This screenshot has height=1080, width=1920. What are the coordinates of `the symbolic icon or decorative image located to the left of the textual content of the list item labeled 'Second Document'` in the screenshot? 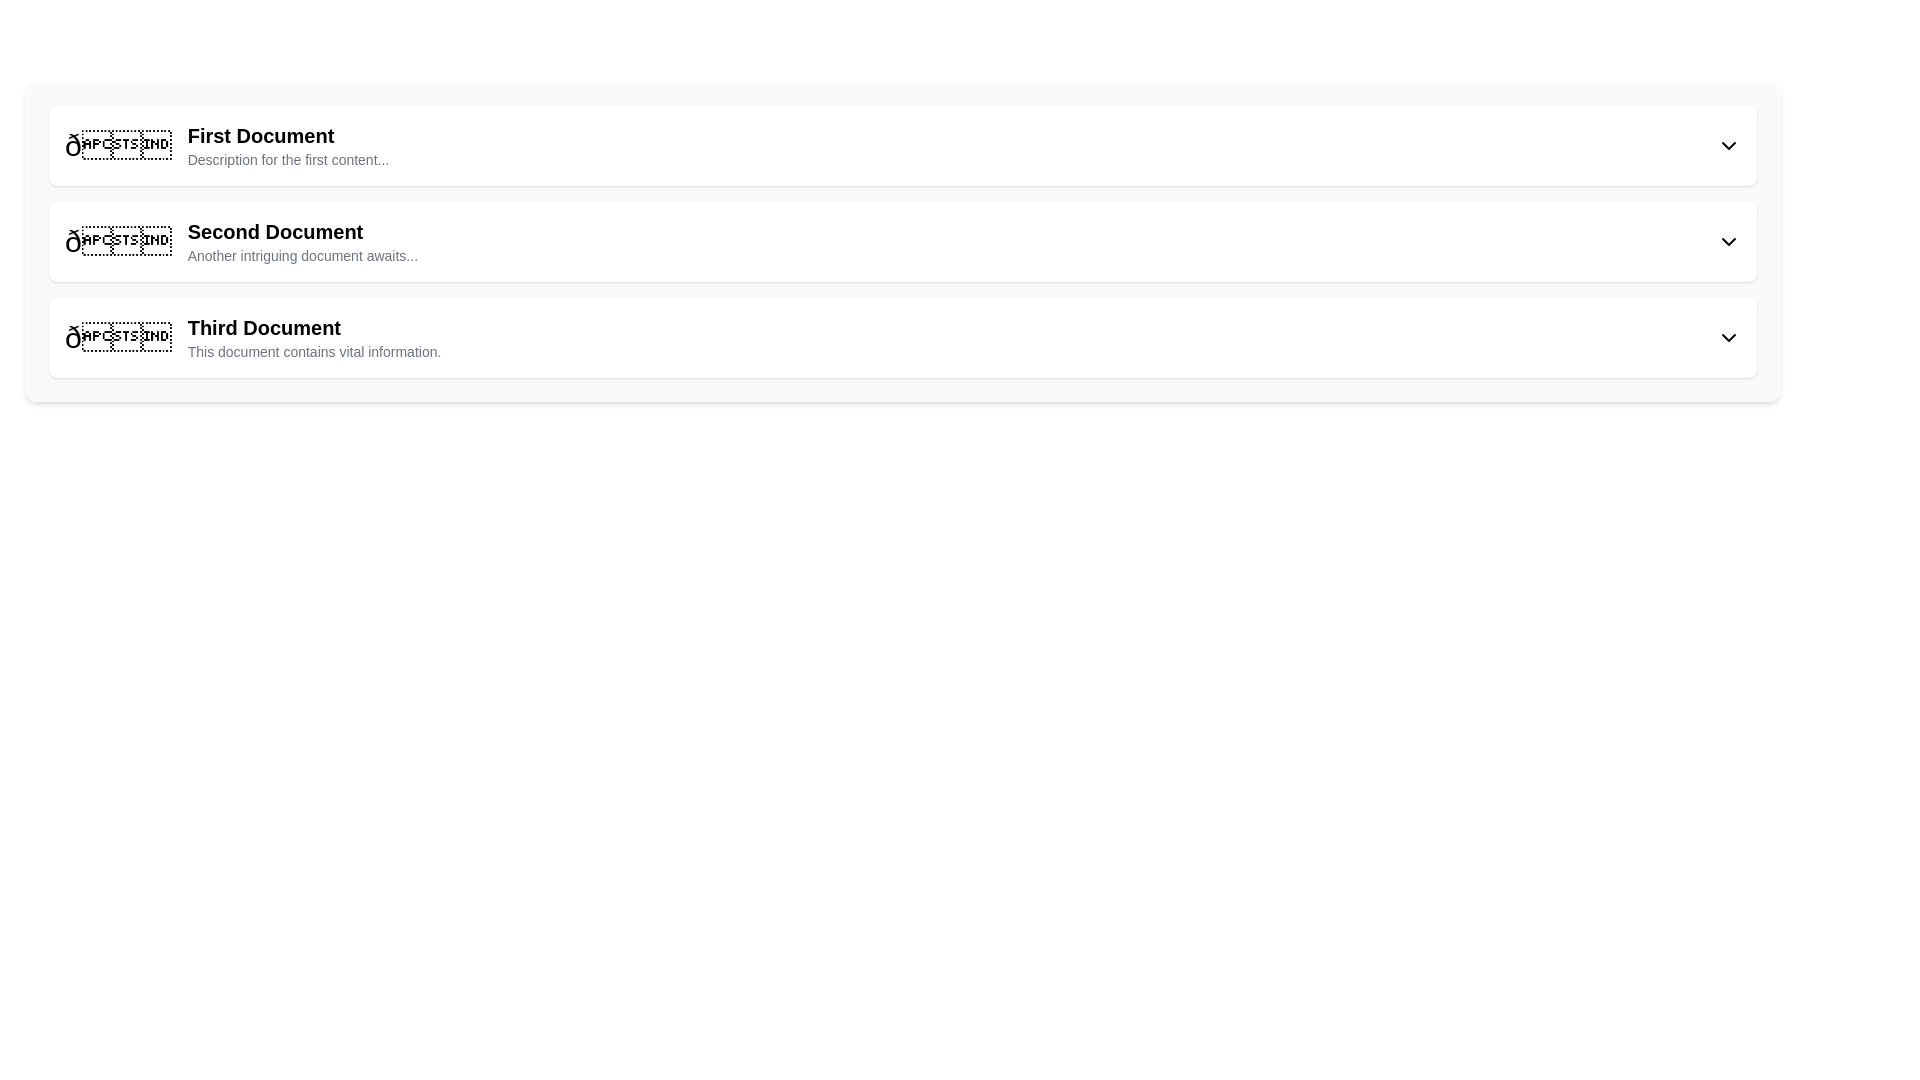 It's located at (117, 241).